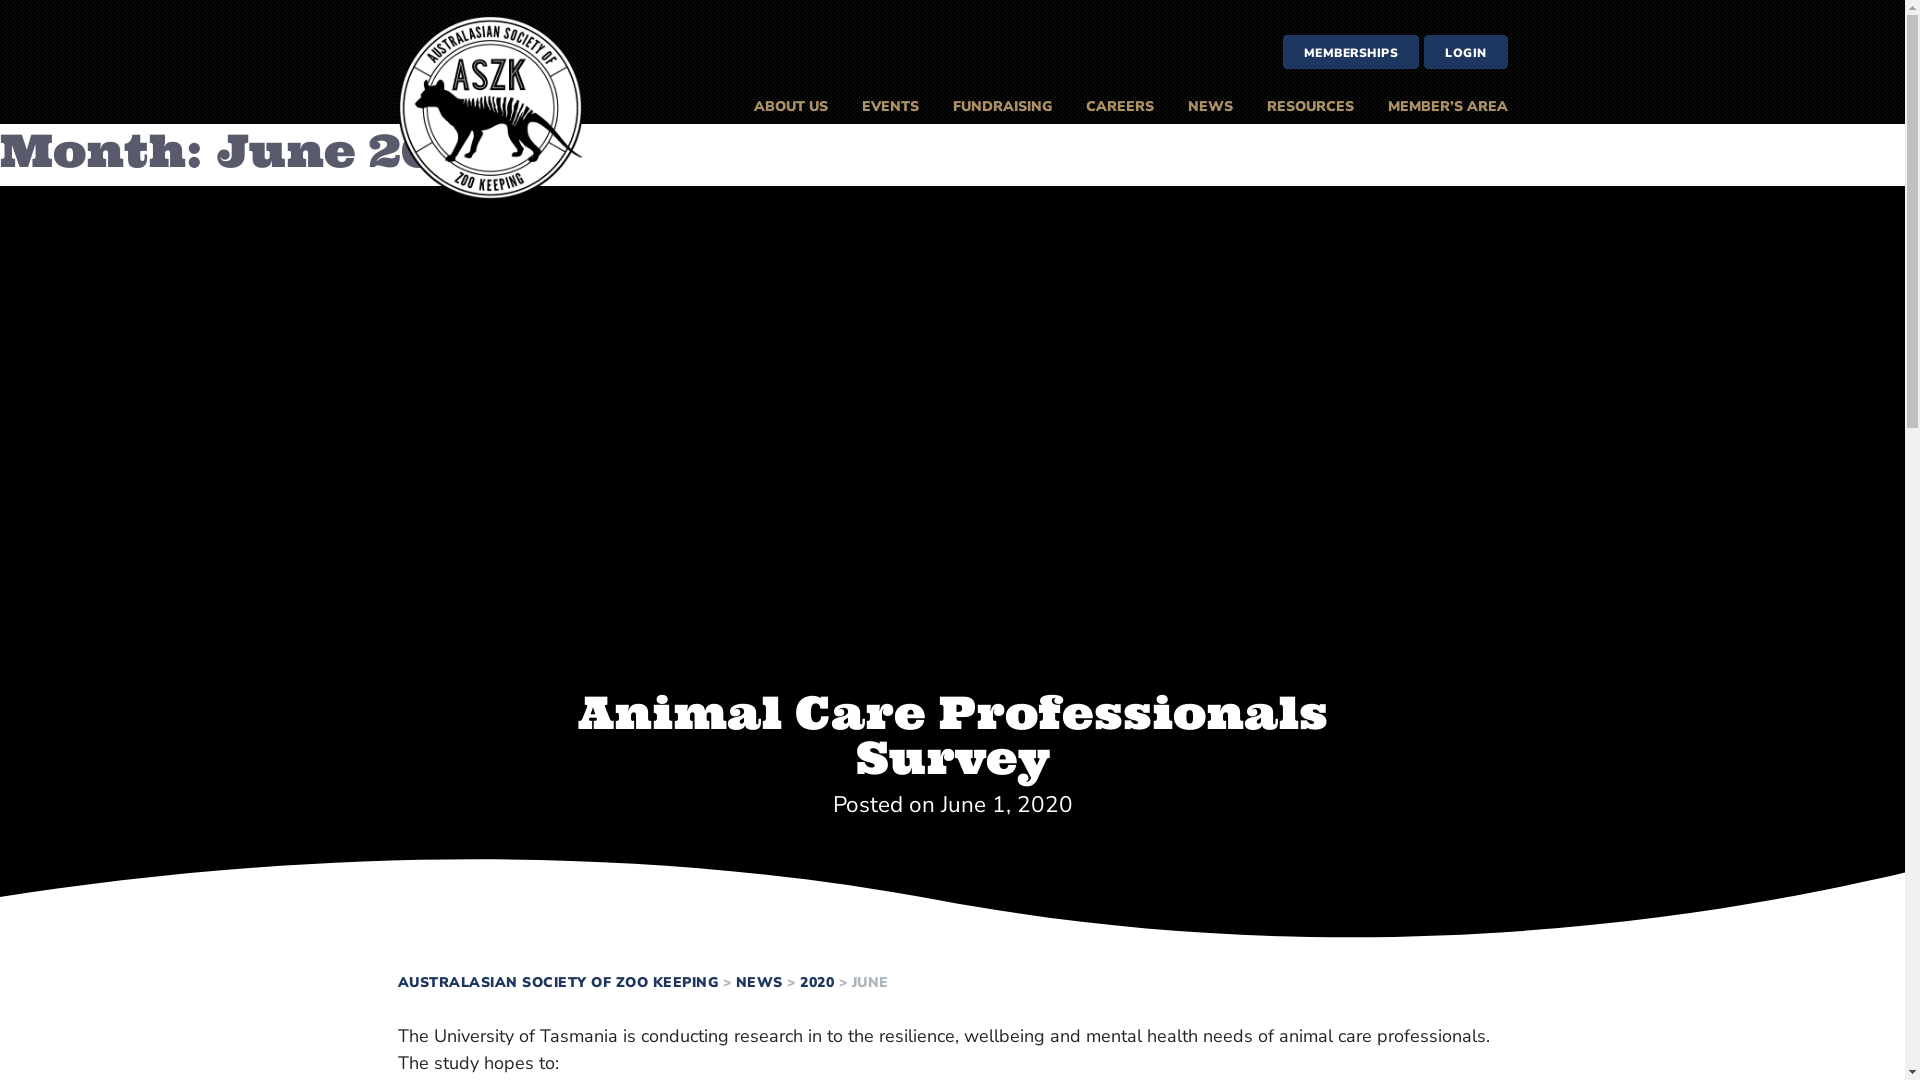 The width and height of the screenshot is (1920, 1080). Describe the element at coordinates (1423, 50) in the screenshot. I see `'LOGIN'` at that location.